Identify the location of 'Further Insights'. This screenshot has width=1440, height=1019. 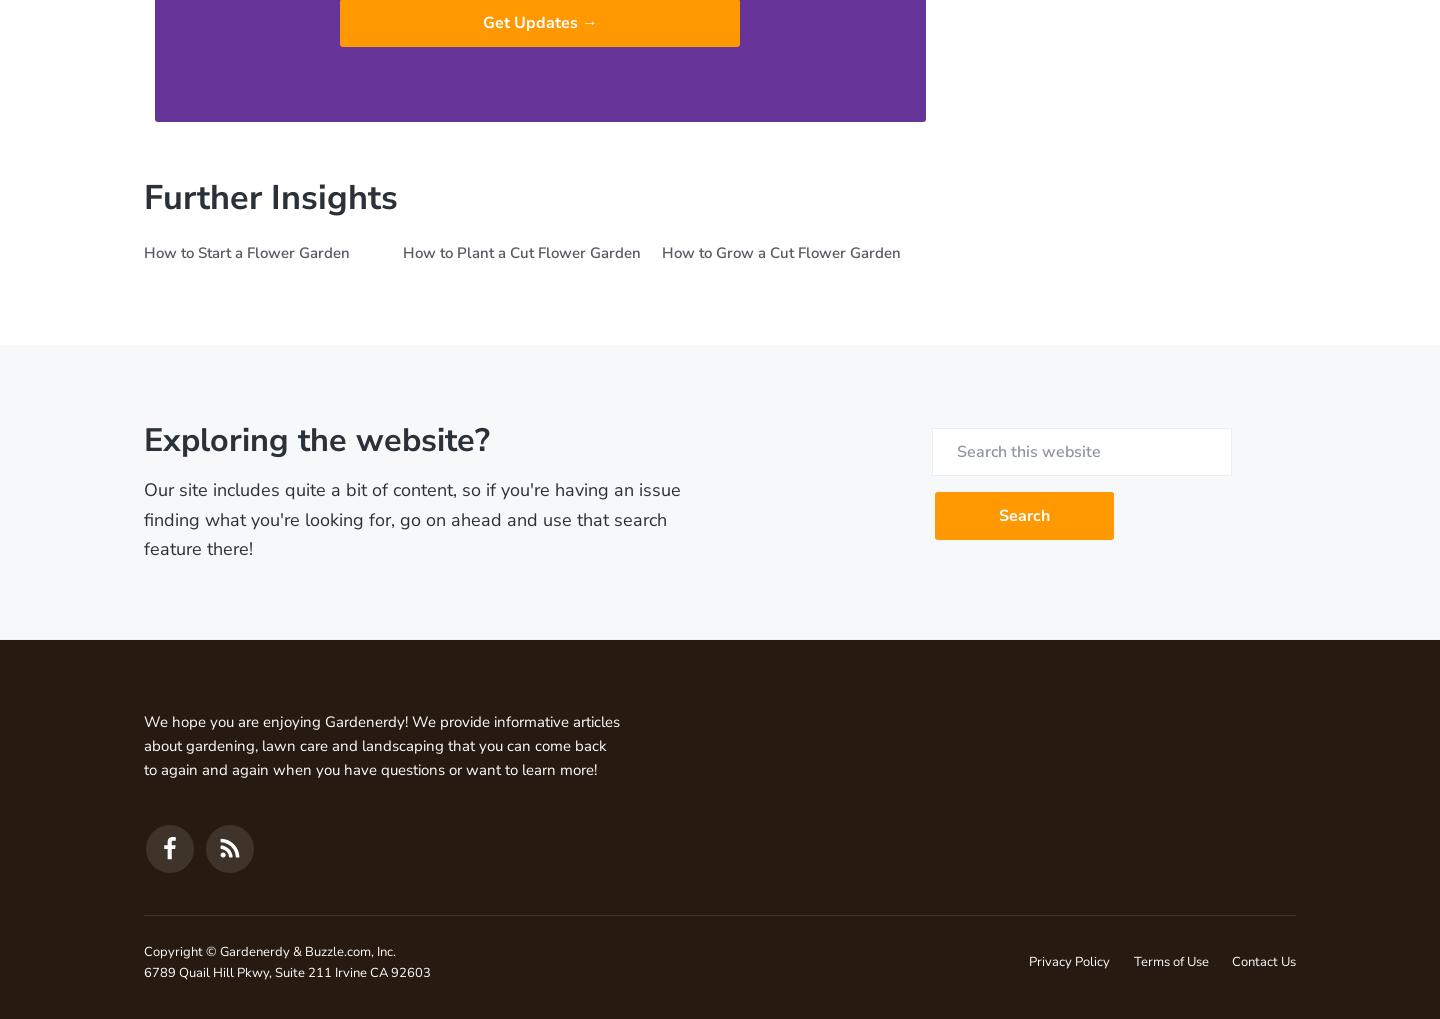
(270, 195).